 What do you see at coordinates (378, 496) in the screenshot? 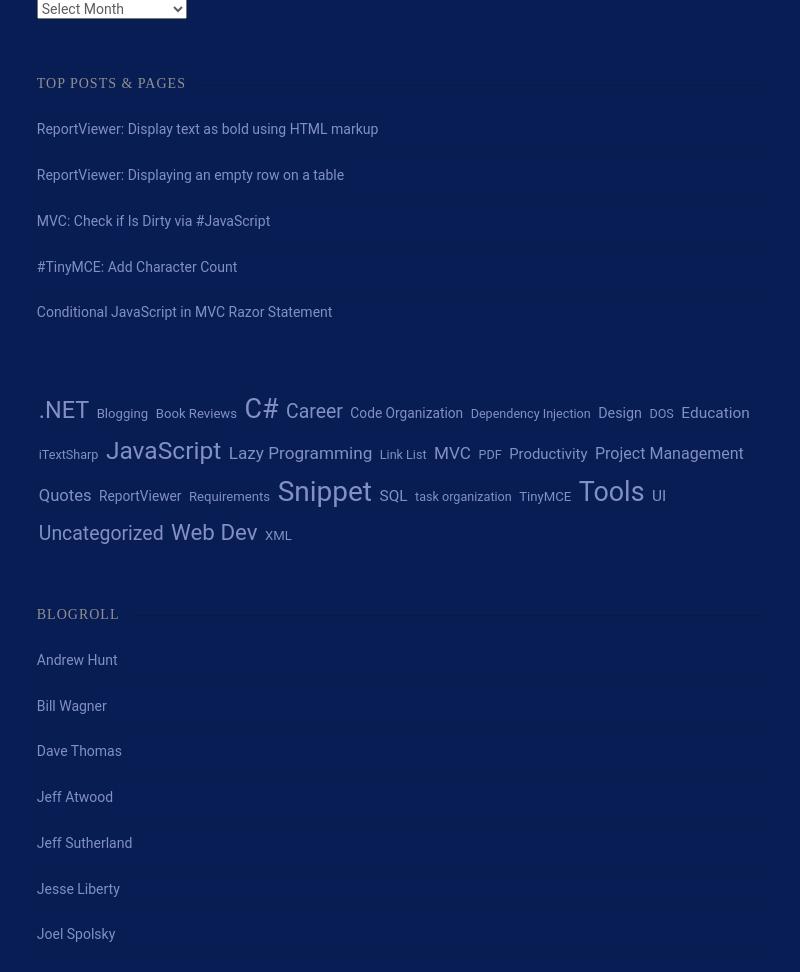
I see `'SQL'` at bounding box center [378, 496].